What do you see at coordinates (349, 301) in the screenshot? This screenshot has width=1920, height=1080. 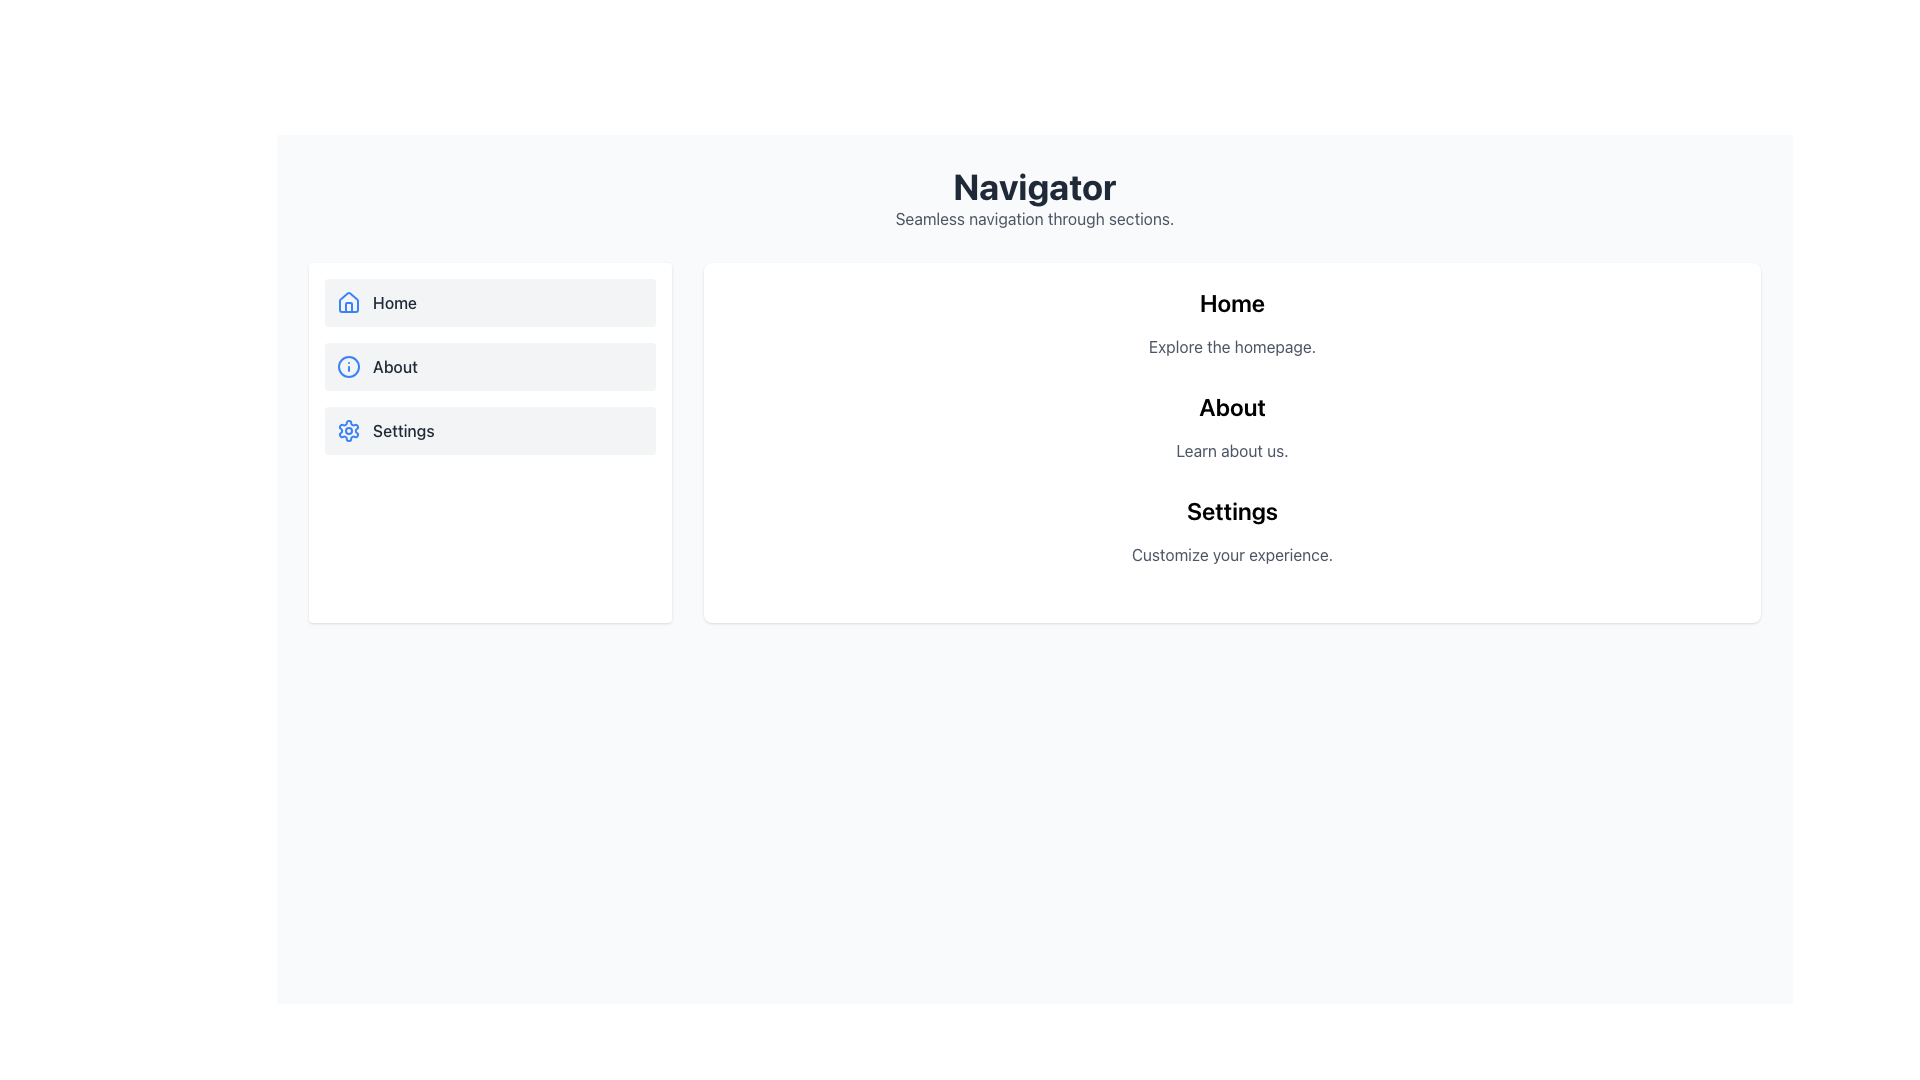 I see `the house icon in the navigation menu, which is the first icon on the left side preceding the 'Home' text` at bounding box center [349, 301].